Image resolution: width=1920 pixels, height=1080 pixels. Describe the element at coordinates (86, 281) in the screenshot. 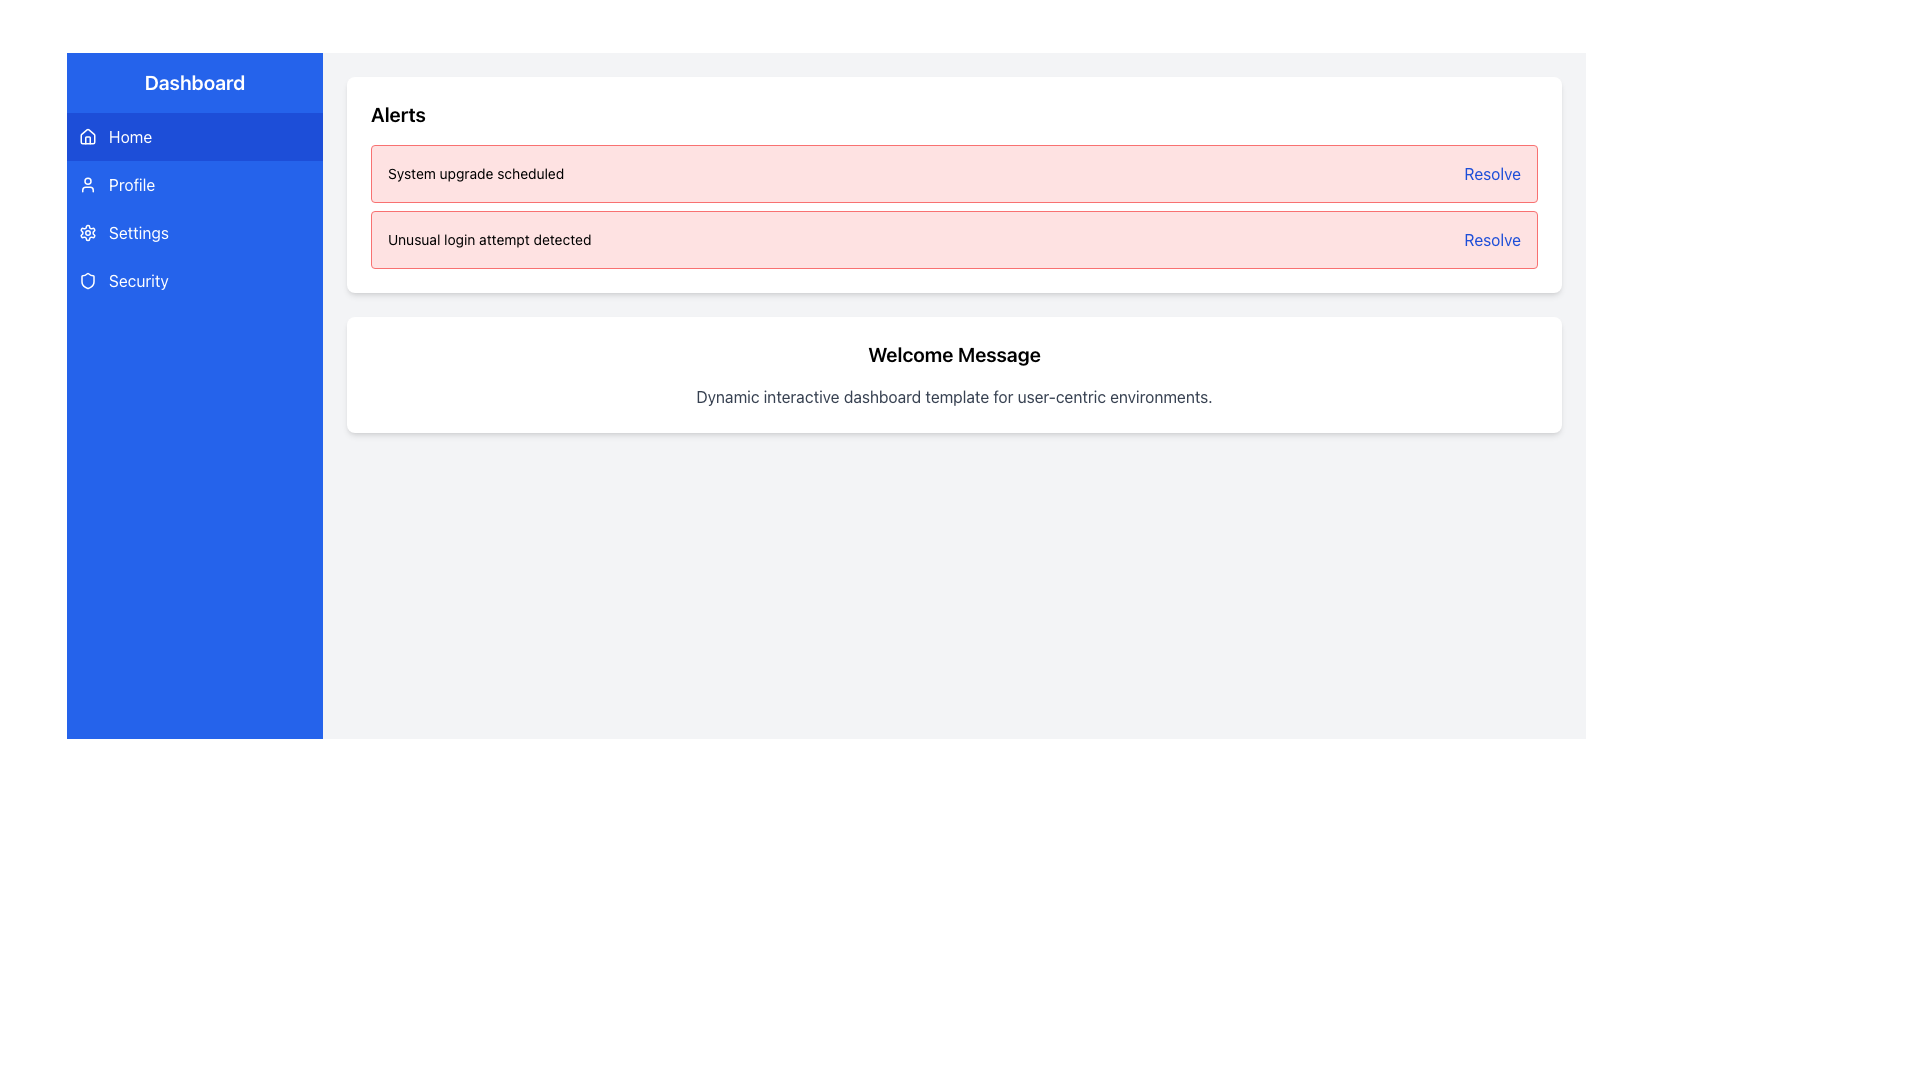

I see `the shield icon associated with security in the sidebar, which has a blue outline and is located next to the 'Security' label` at that location.